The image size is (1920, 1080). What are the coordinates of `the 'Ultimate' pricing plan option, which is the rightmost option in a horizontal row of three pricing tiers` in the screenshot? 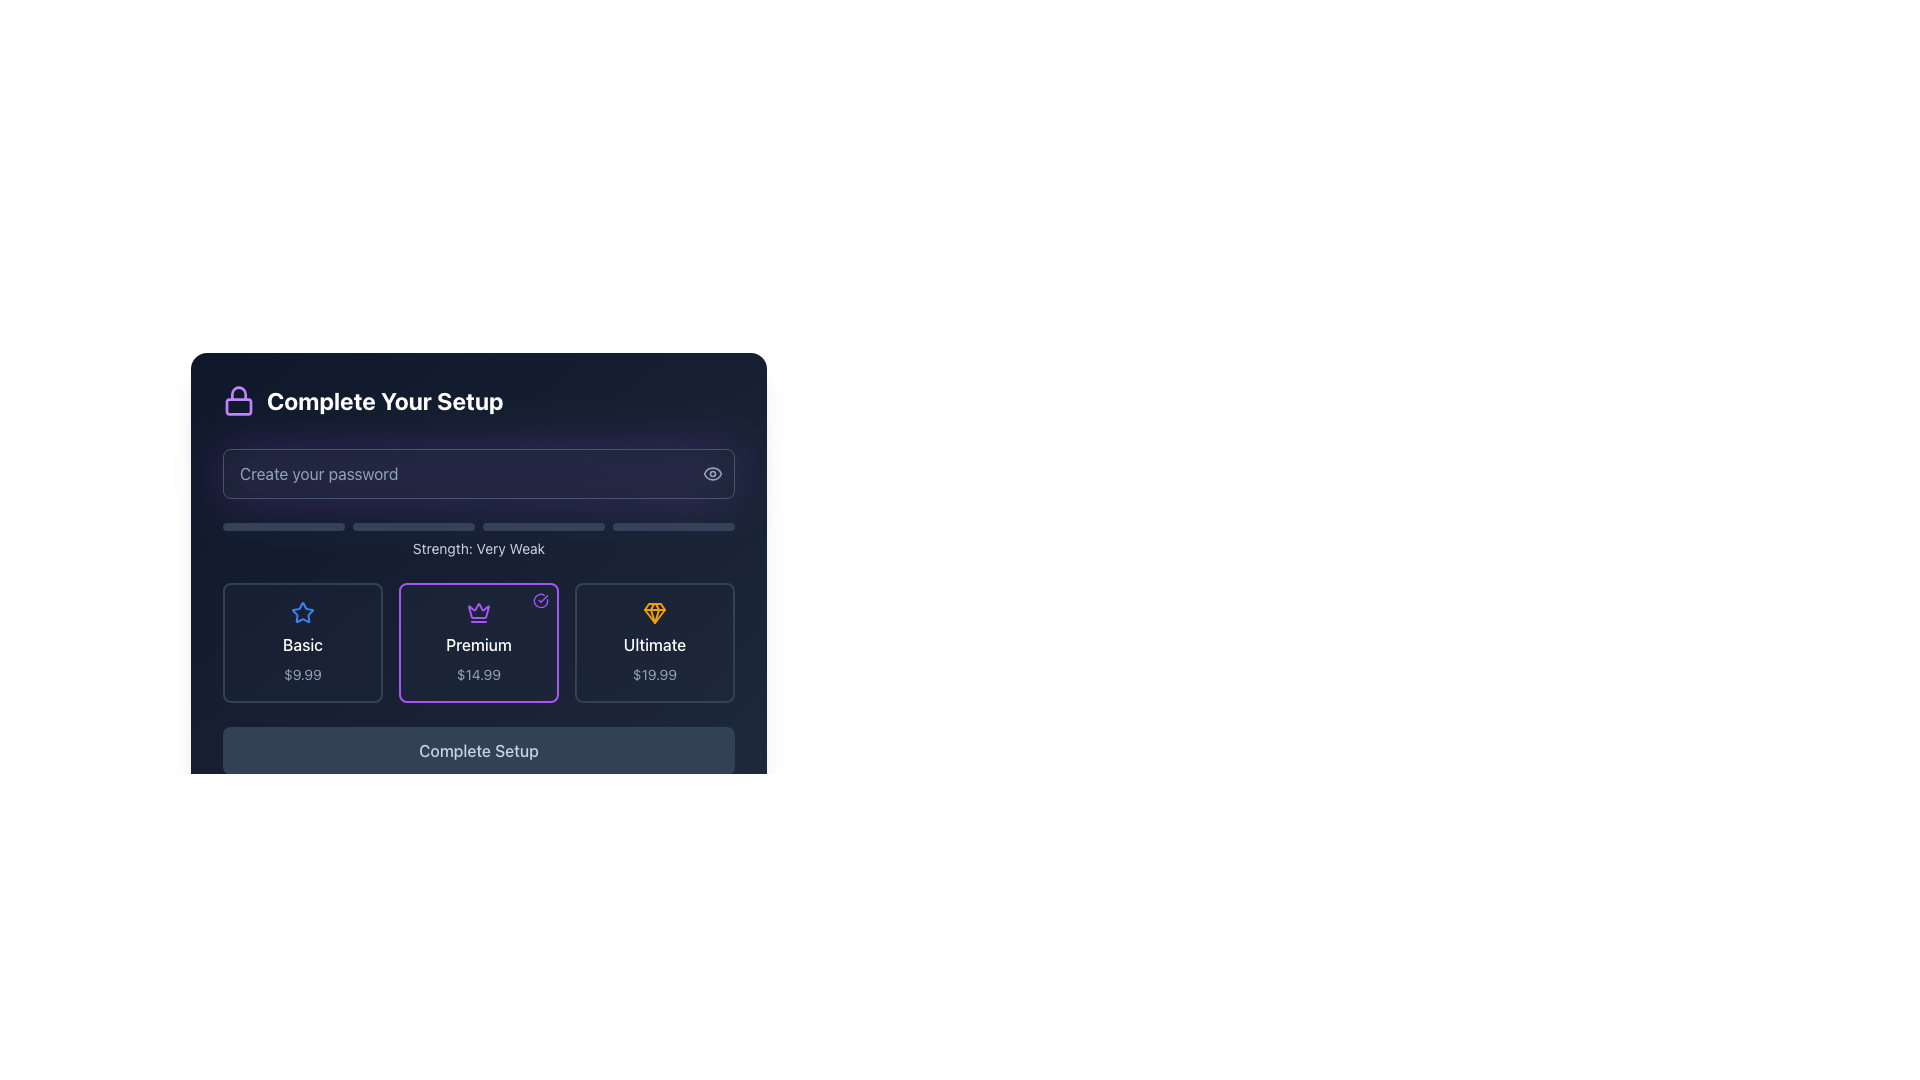 It's located at (654, 643).